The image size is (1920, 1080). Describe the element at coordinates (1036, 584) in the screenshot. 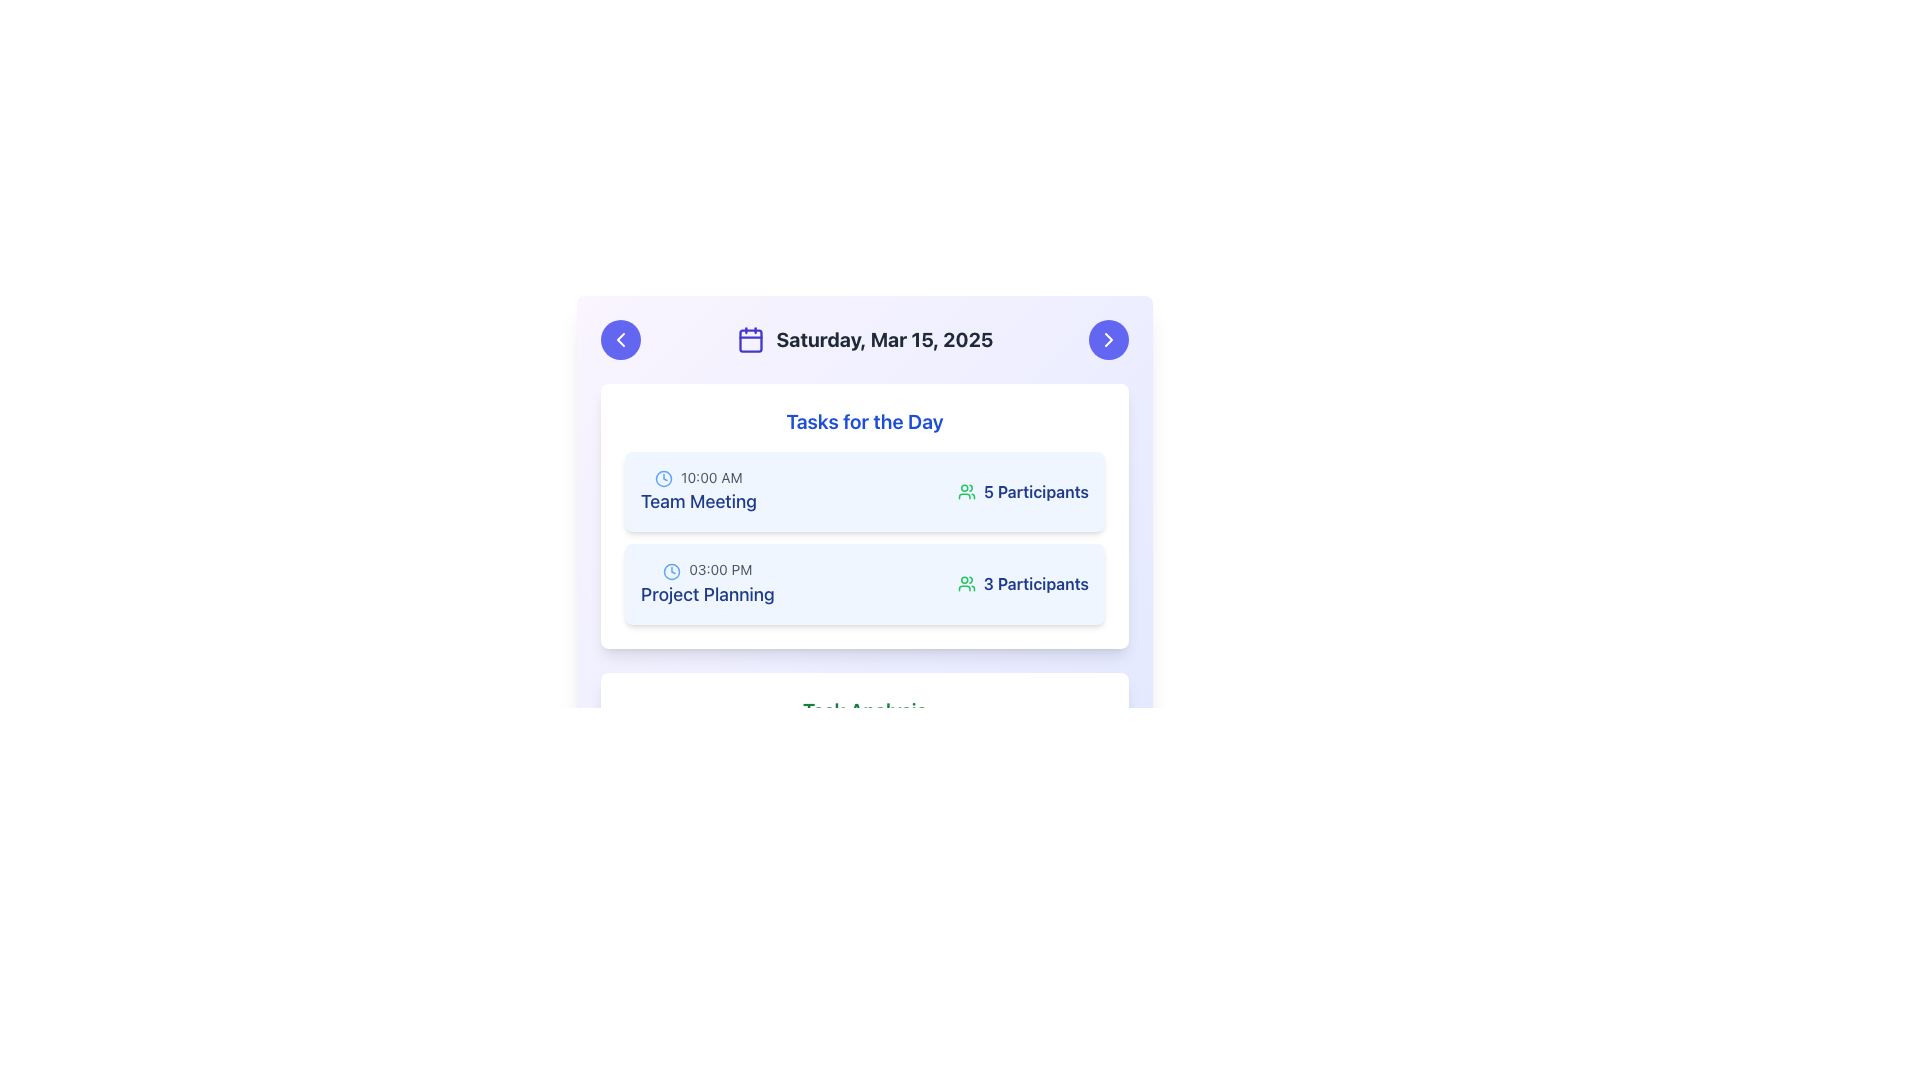

I see `the text label displaying '3 Participants' in bold, blue font, located to the right of a green user icon at the bottom of the 'Tasks for the Day' list` at that location.